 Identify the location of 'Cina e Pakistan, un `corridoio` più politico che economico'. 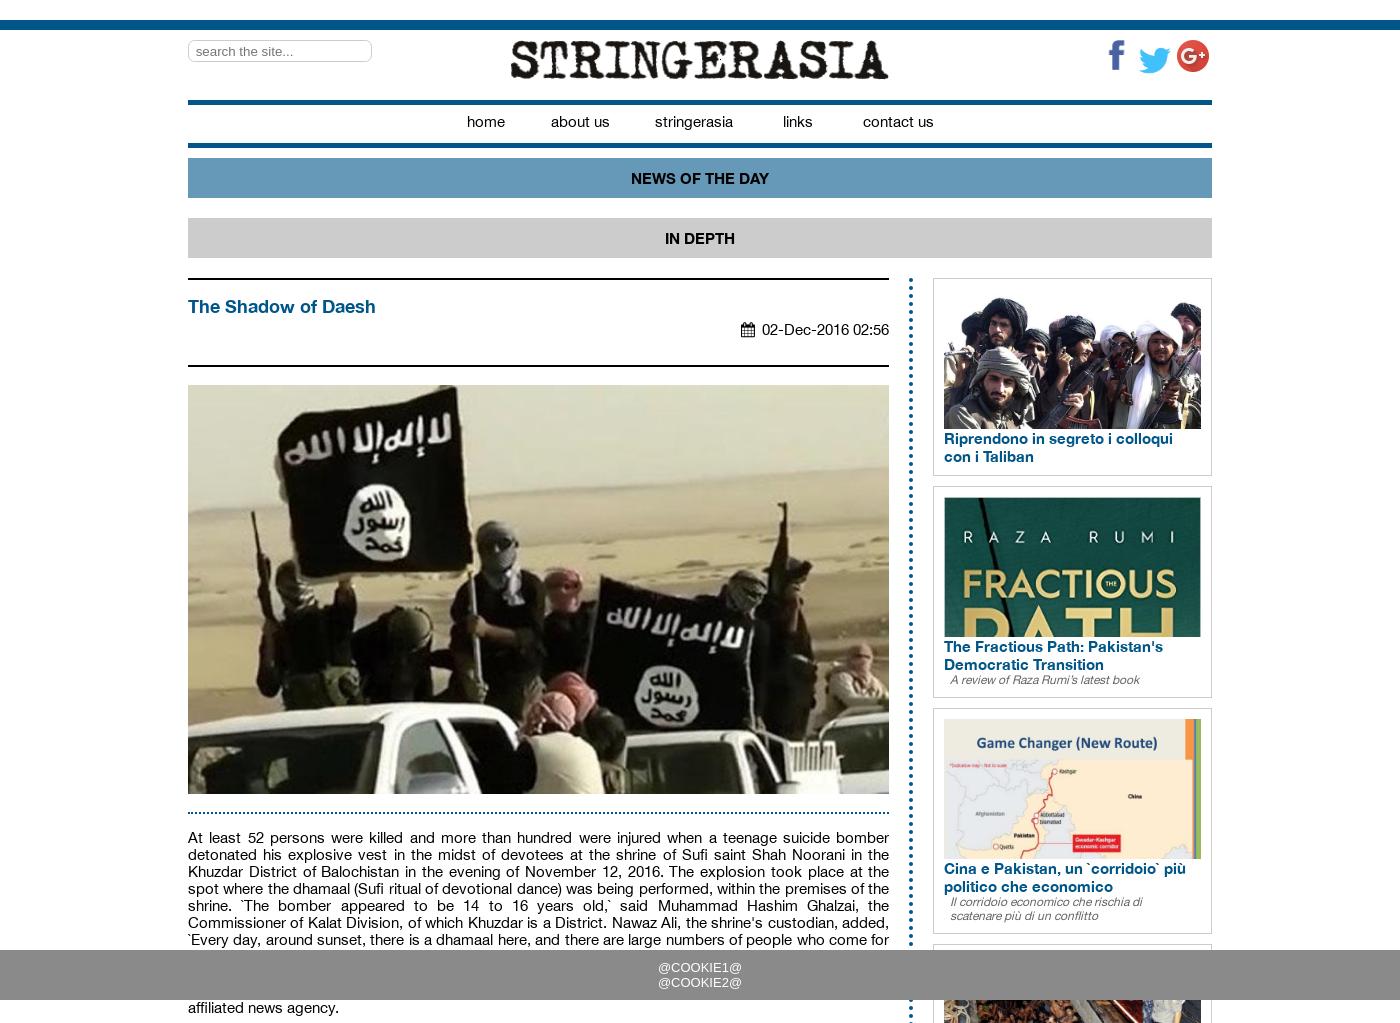
(1064, 875).